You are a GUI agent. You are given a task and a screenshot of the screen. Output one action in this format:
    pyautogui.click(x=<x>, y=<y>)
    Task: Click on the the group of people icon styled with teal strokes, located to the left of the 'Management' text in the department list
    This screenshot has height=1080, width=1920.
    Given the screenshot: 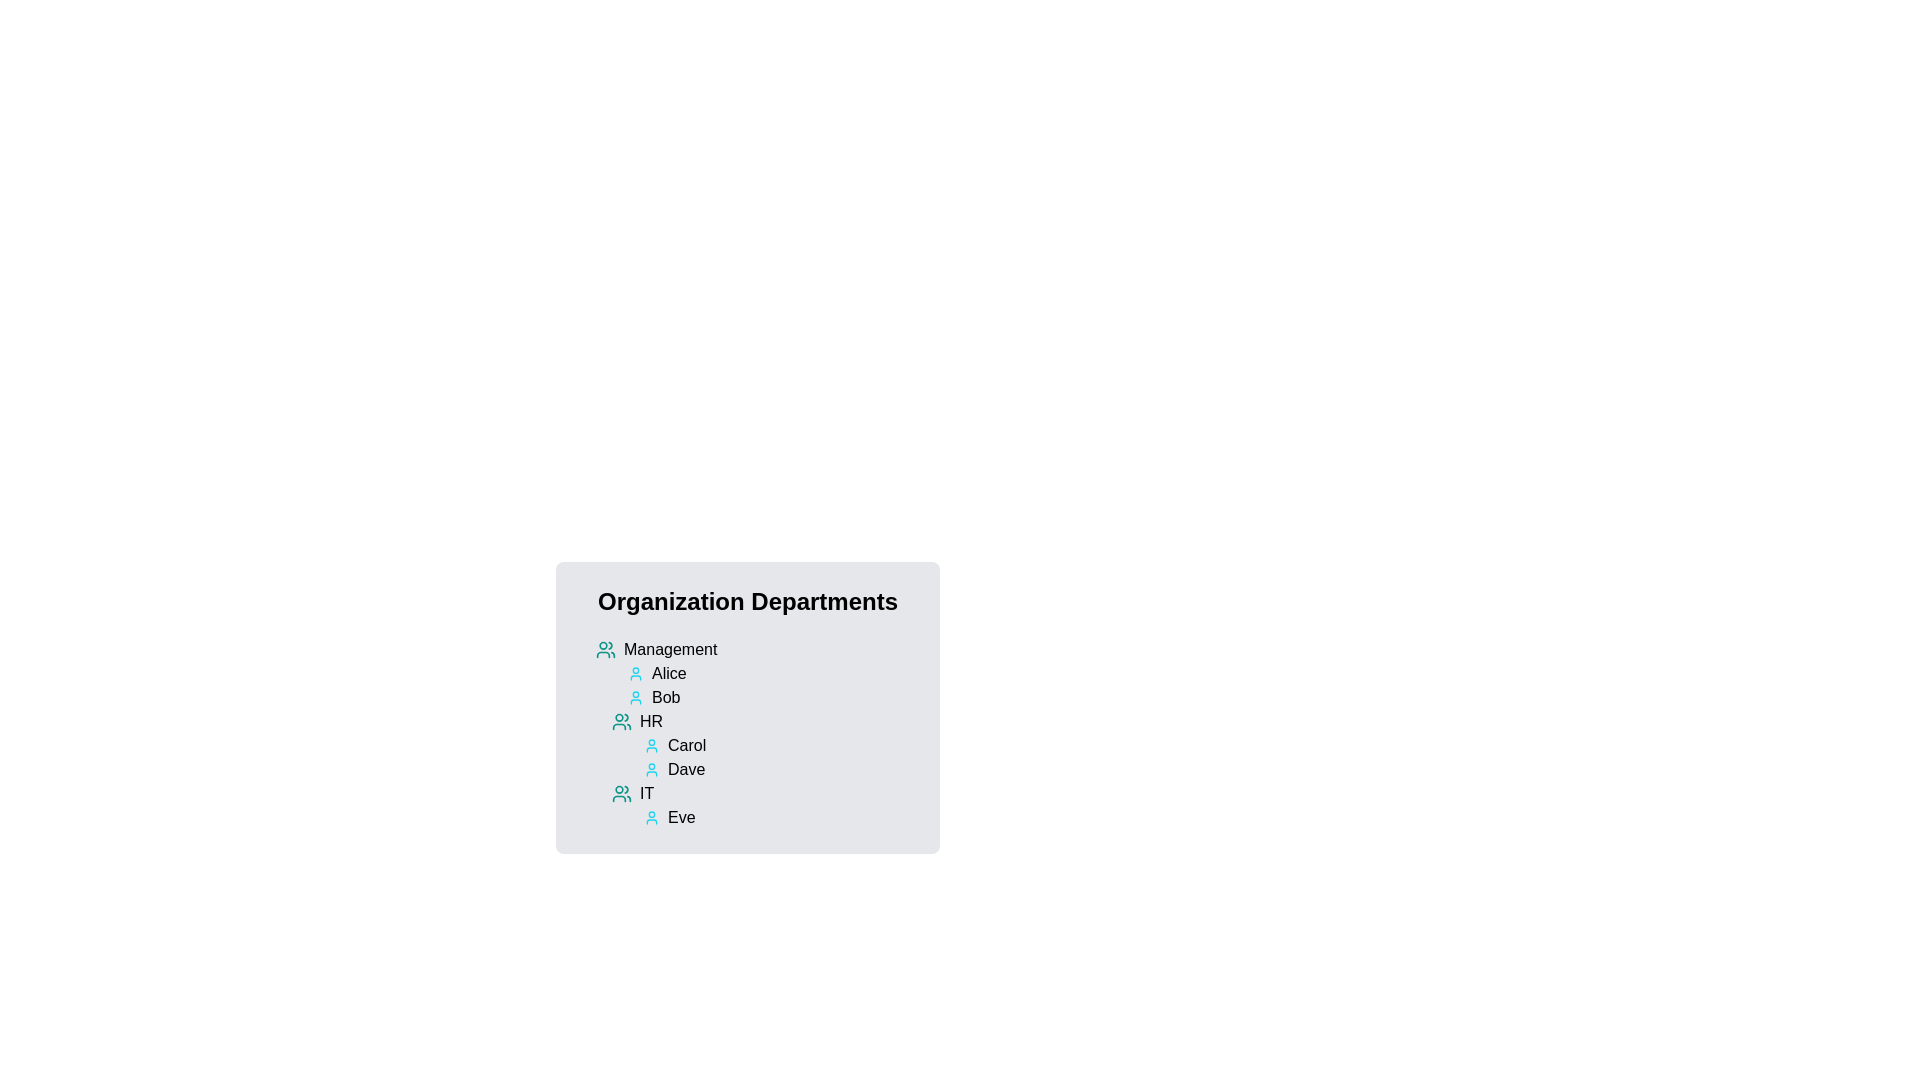 What is the action you would take?
    pyautogui.click(x=604, y=650)
    